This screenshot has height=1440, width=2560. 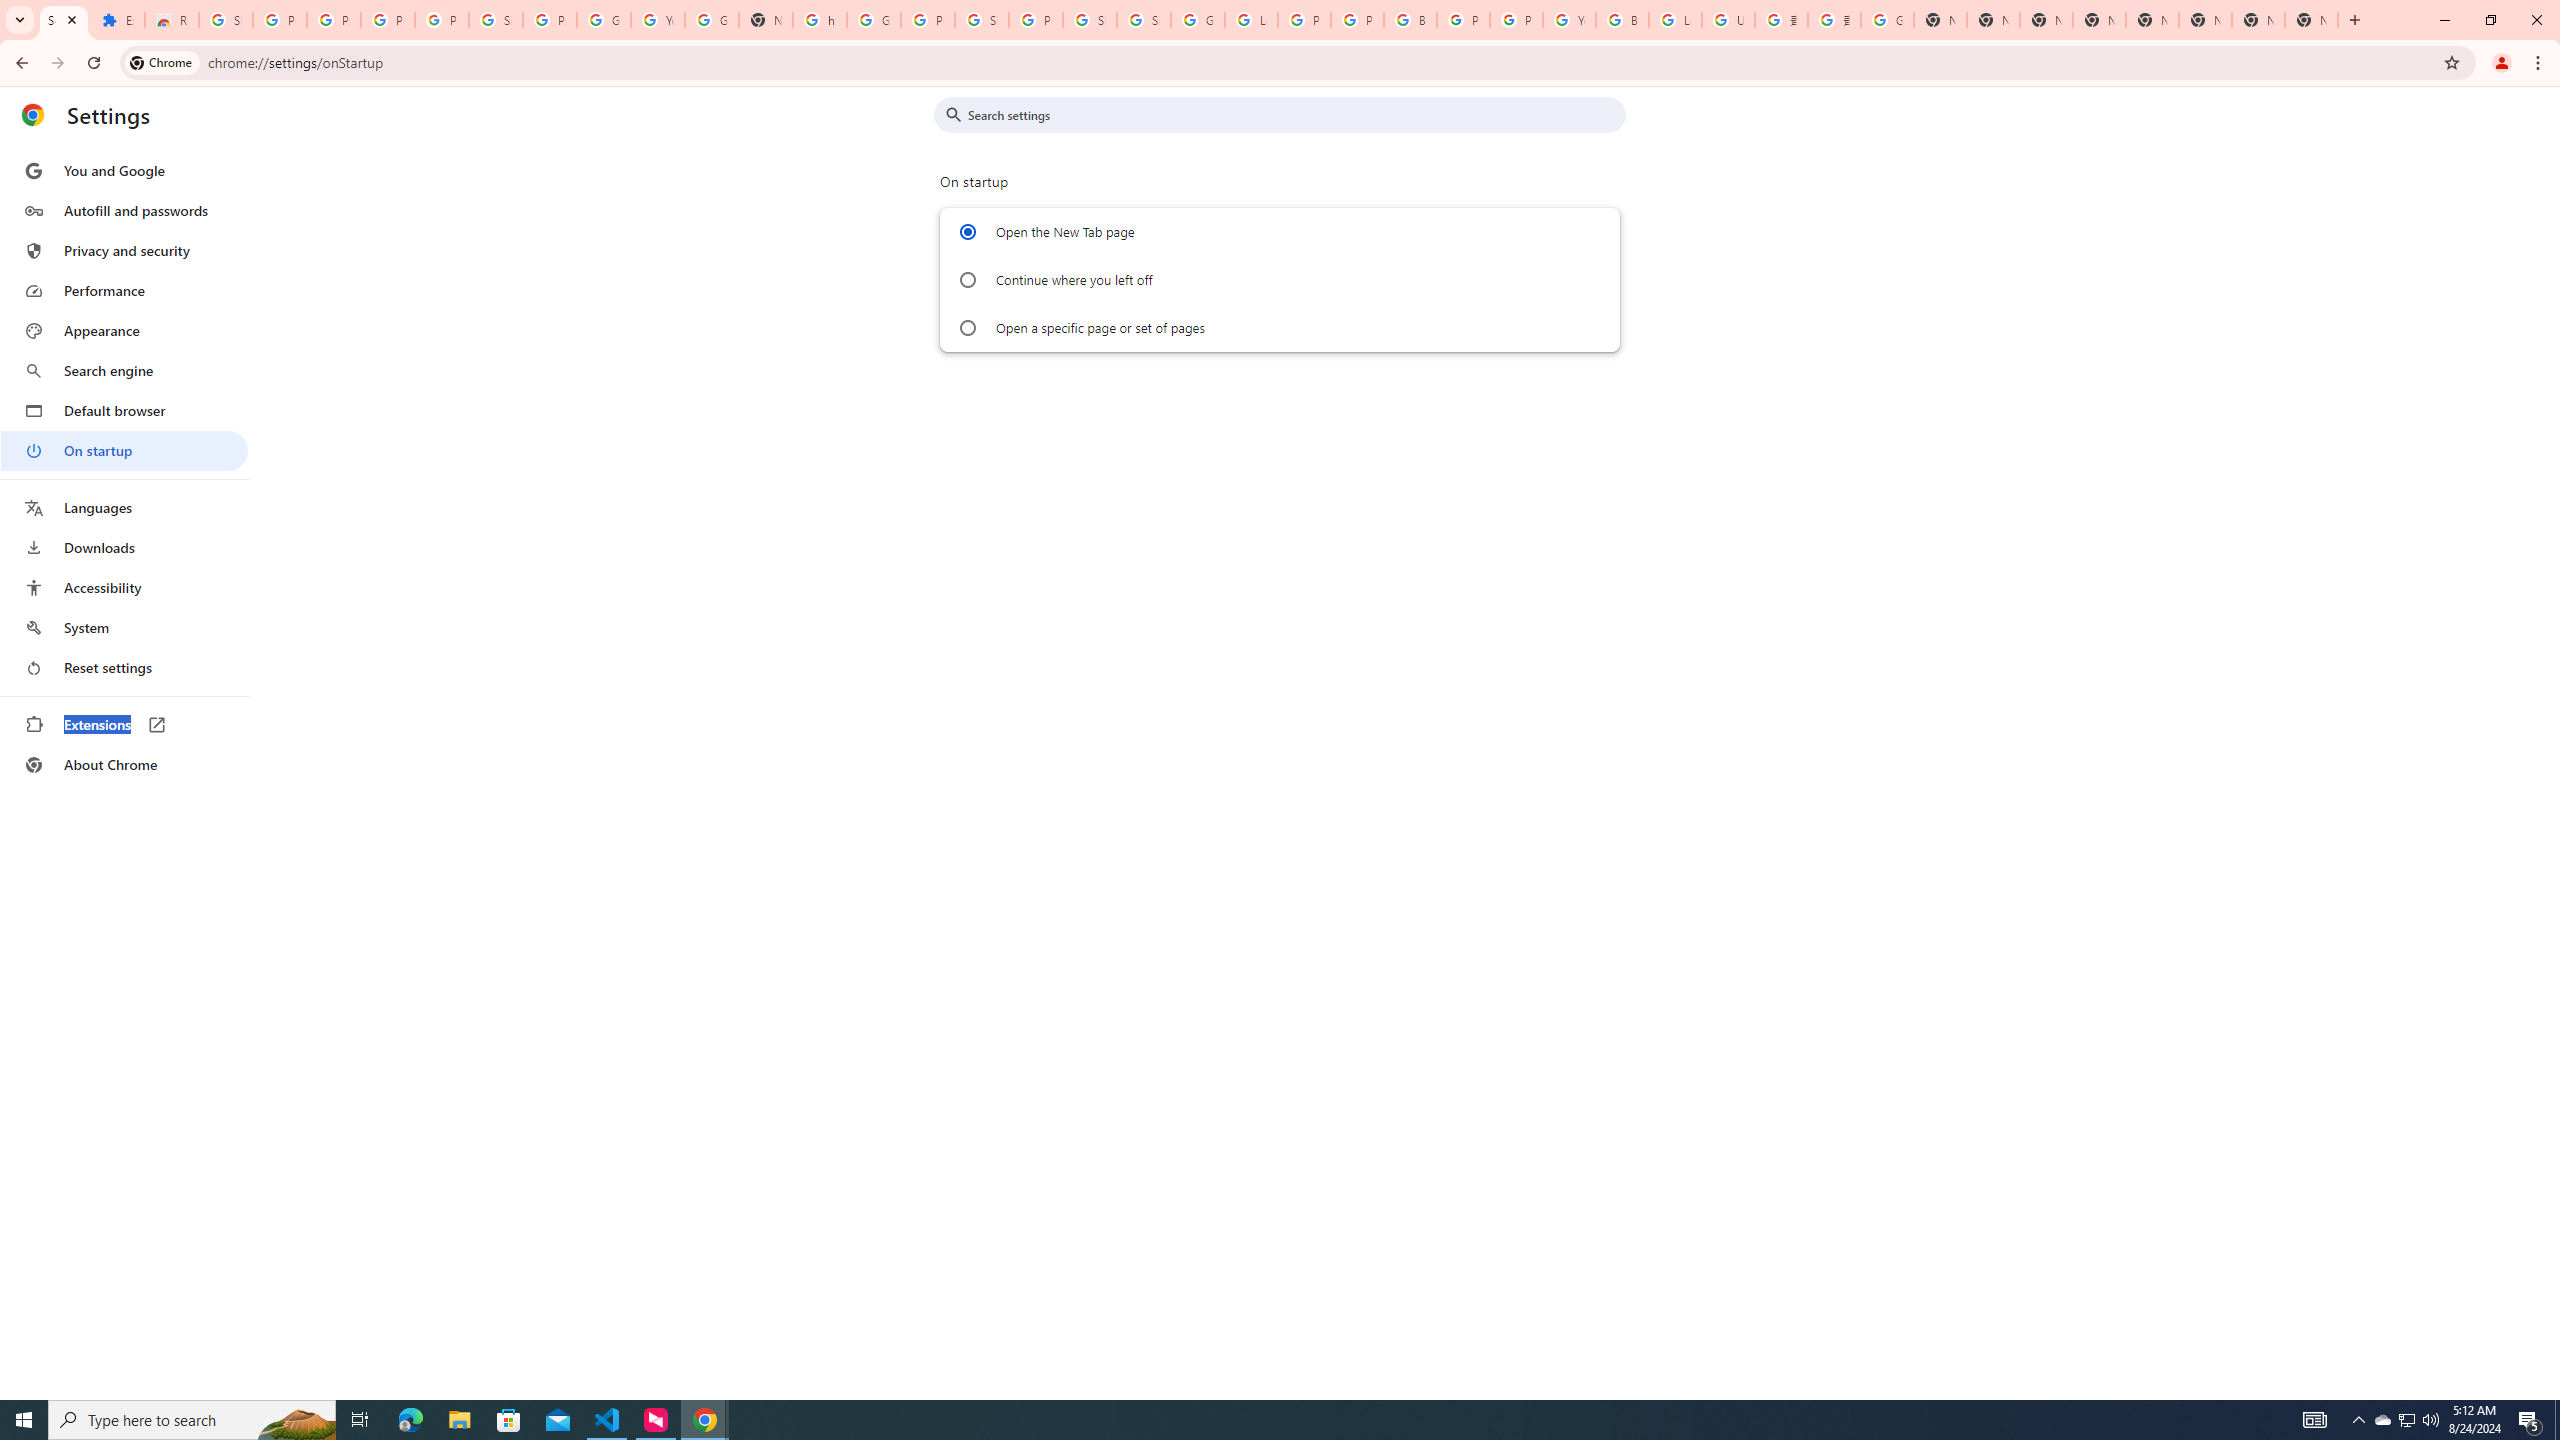 I want to click on 'Languages', so click(x=123, y=508).